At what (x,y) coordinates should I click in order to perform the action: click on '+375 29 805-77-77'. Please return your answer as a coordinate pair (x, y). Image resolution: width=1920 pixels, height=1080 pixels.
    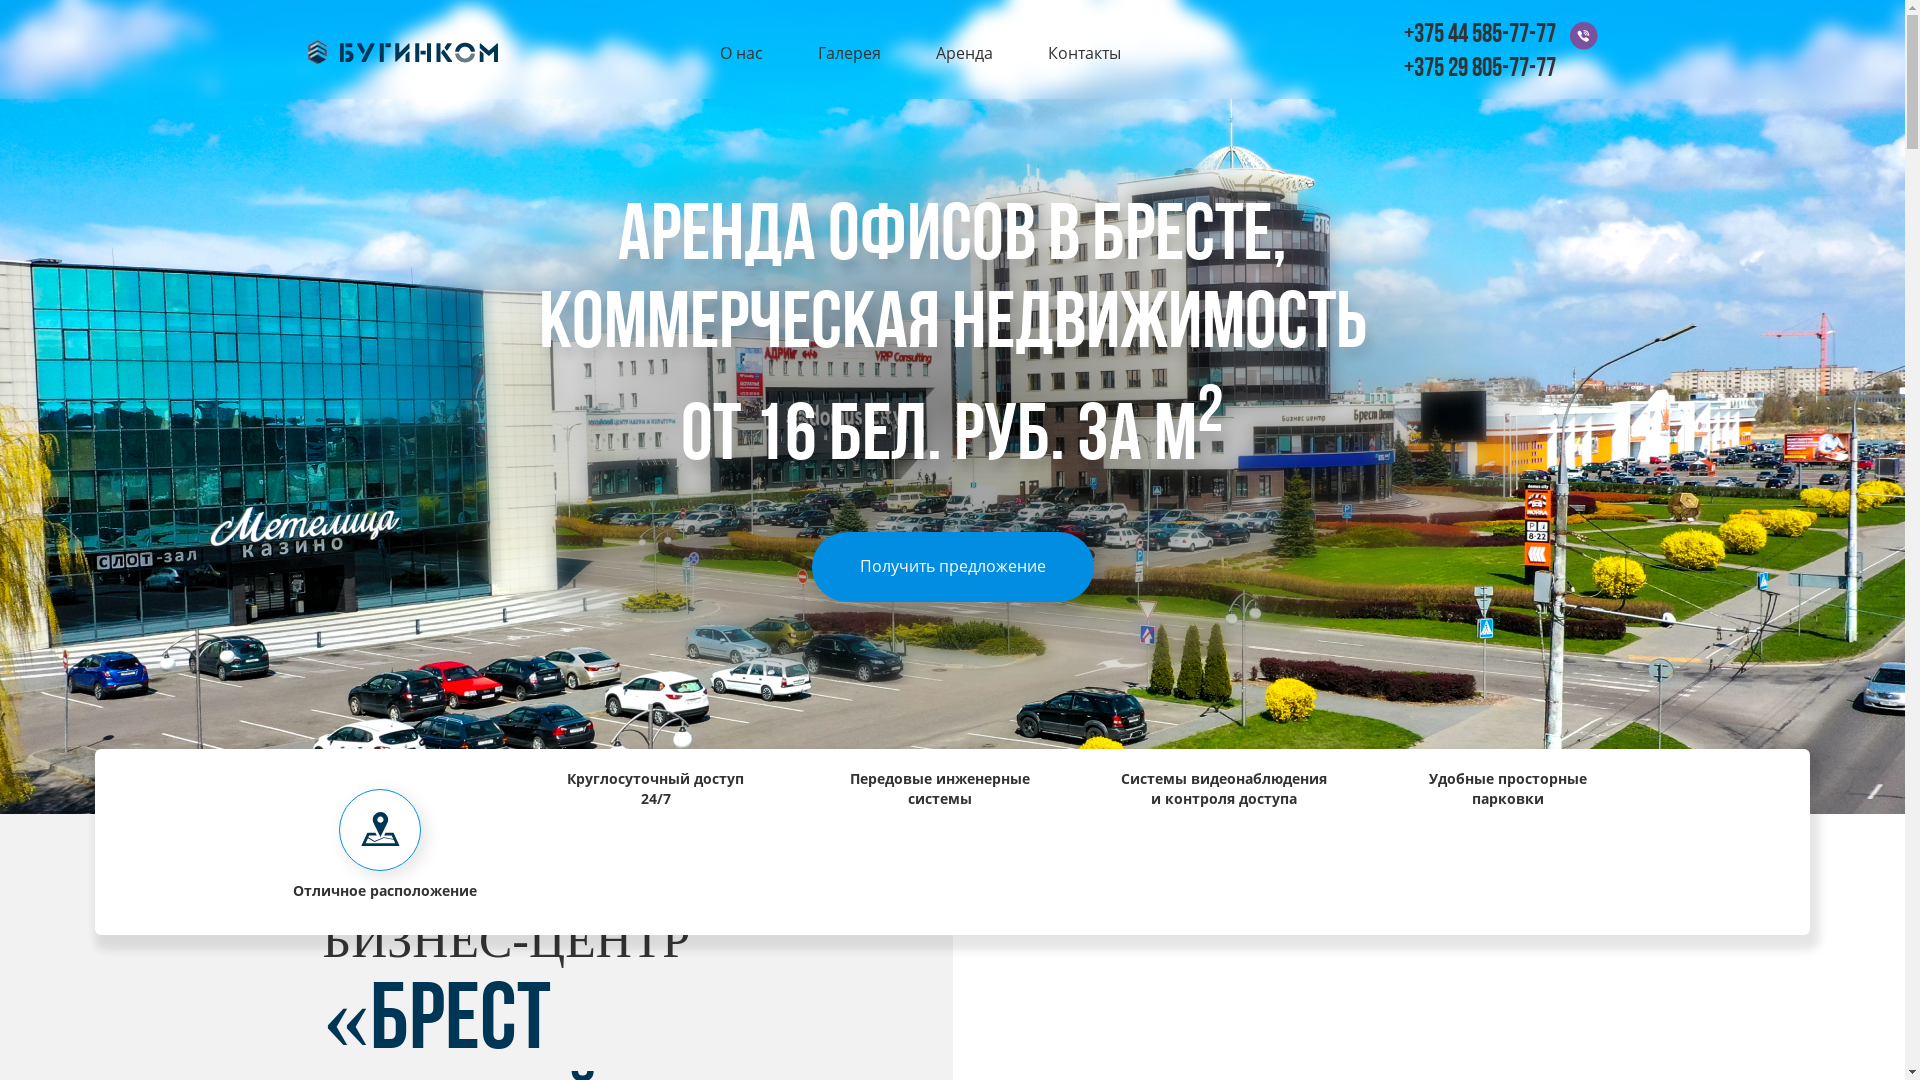
    Looking at the image, I should click on (1479, 68).